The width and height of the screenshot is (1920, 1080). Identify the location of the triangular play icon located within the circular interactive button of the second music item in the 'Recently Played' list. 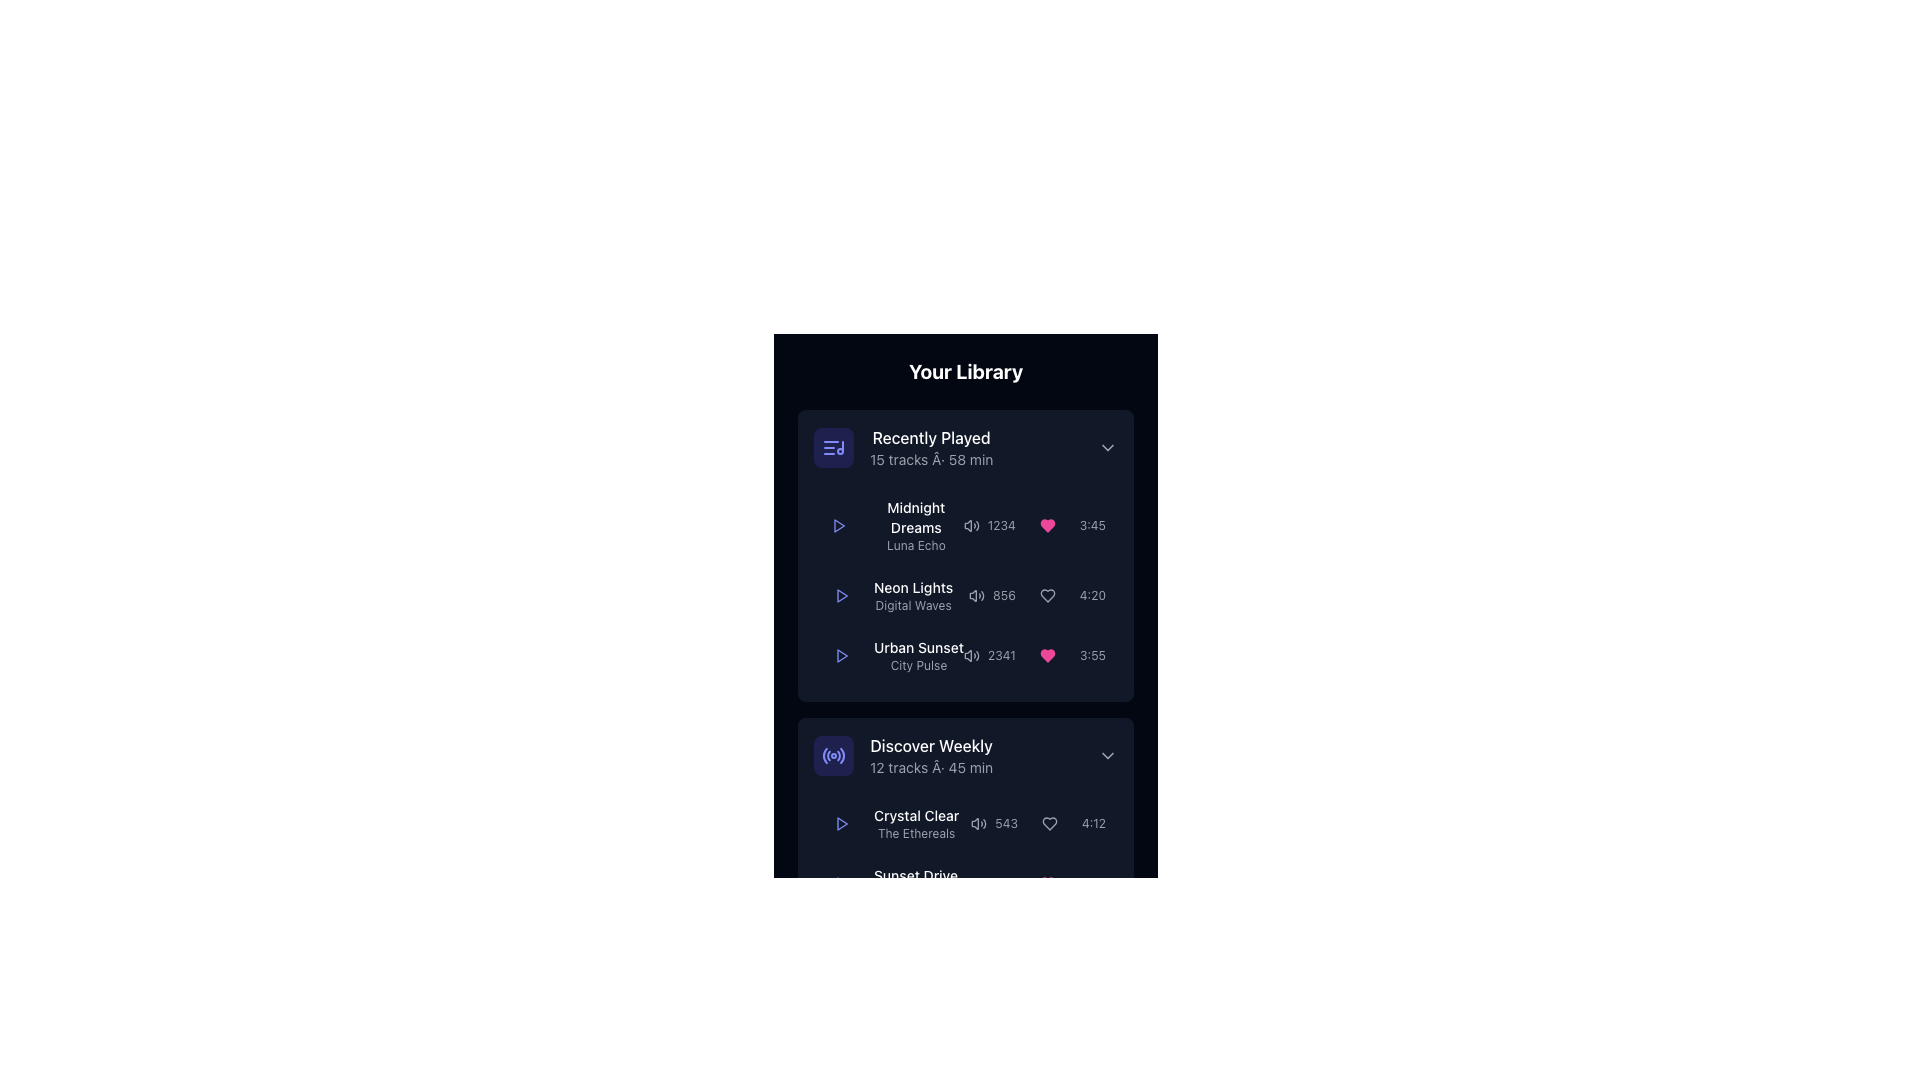
(841, 595).